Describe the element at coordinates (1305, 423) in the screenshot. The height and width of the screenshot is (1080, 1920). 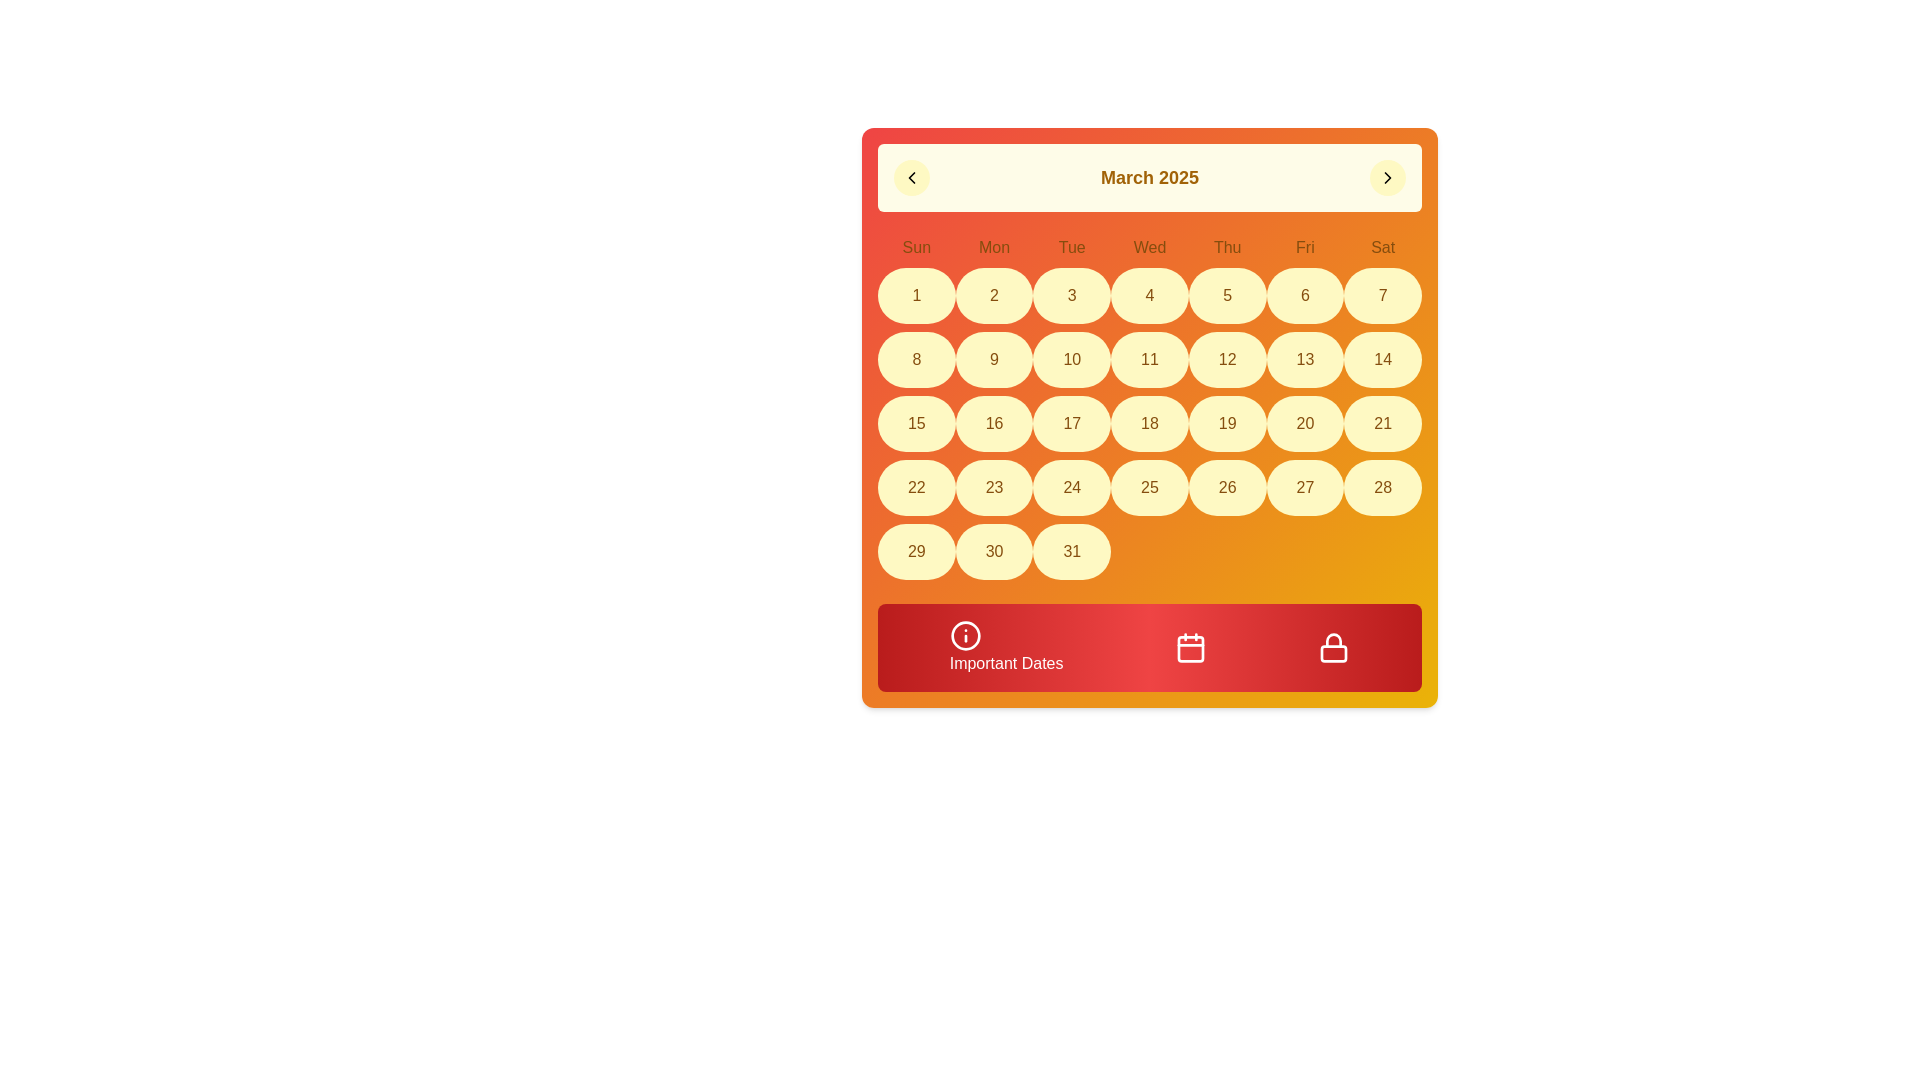
I see `the interactive calendar cell displaying '20' in brown, located under 'Fri' in the calendar grid` at that location.